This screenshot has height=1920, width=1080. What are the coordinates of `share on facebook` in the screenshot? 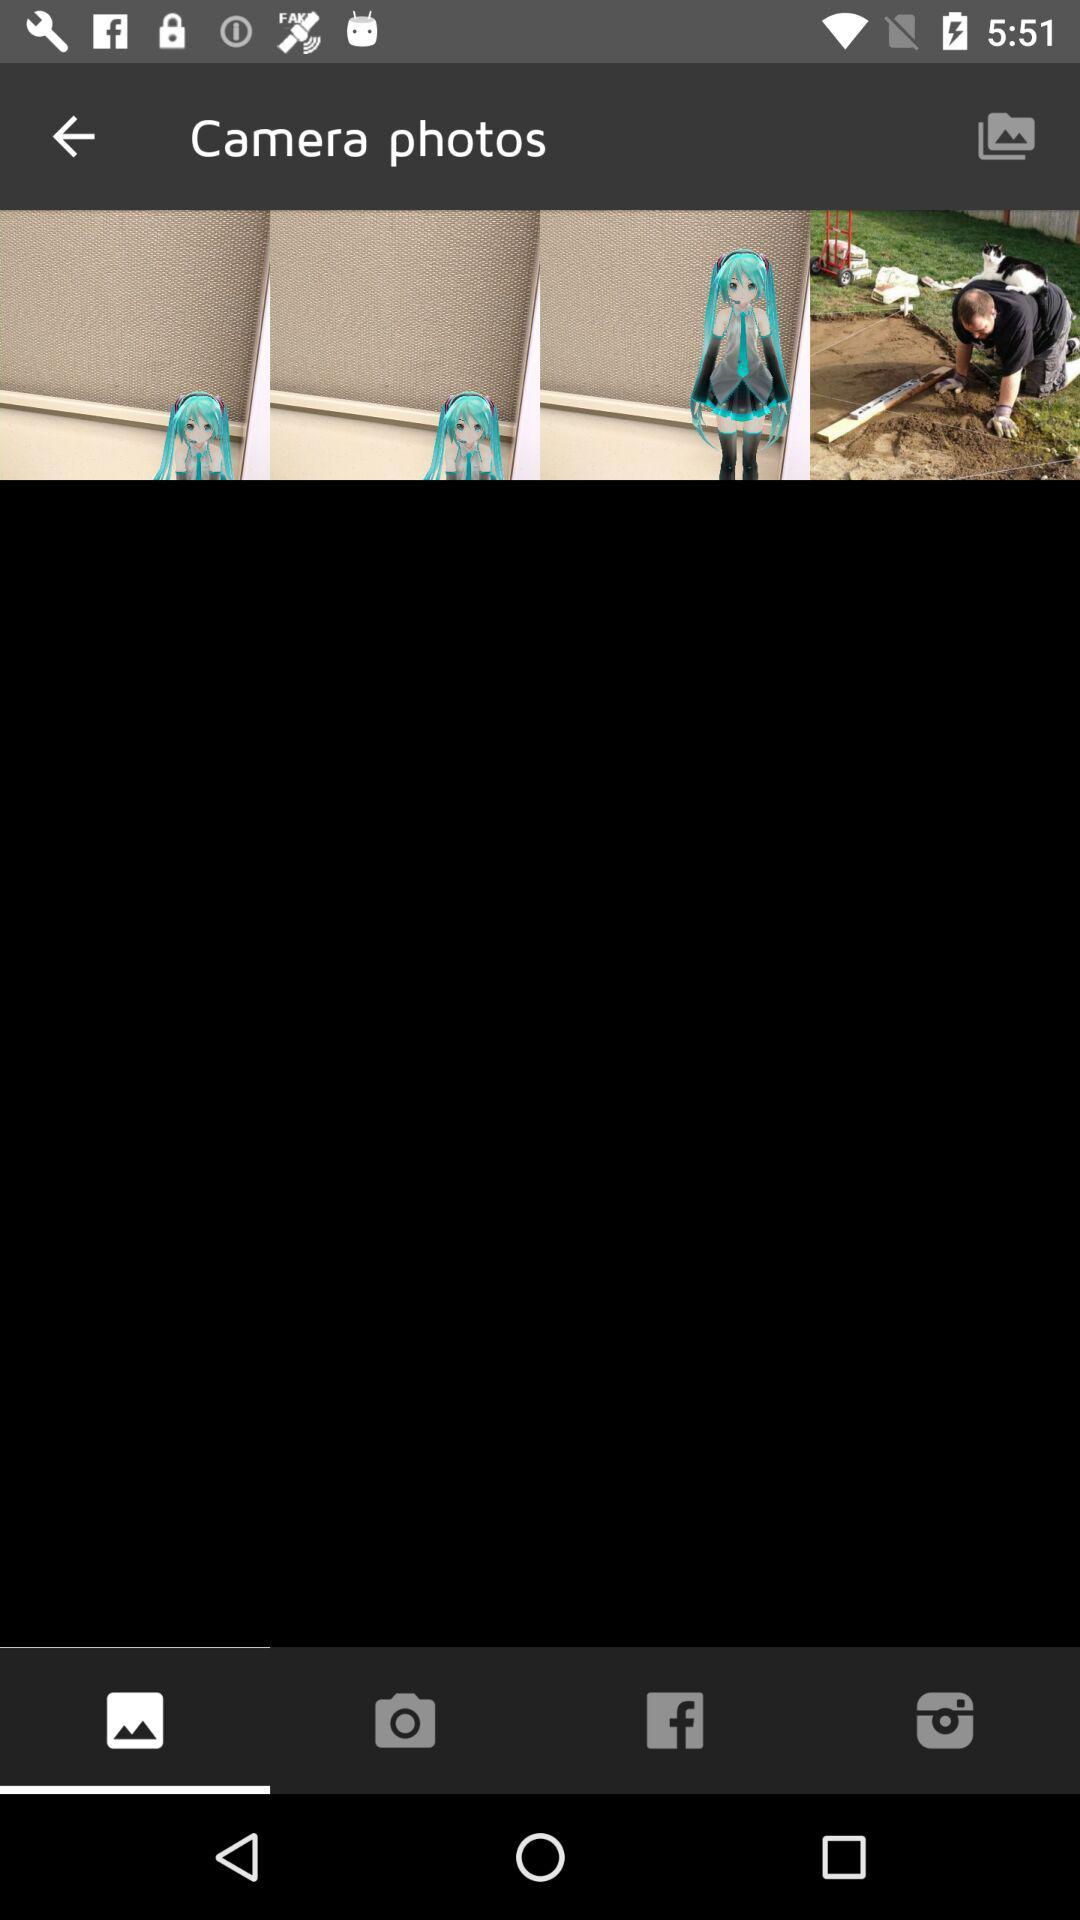 It's located at (675, 1719).